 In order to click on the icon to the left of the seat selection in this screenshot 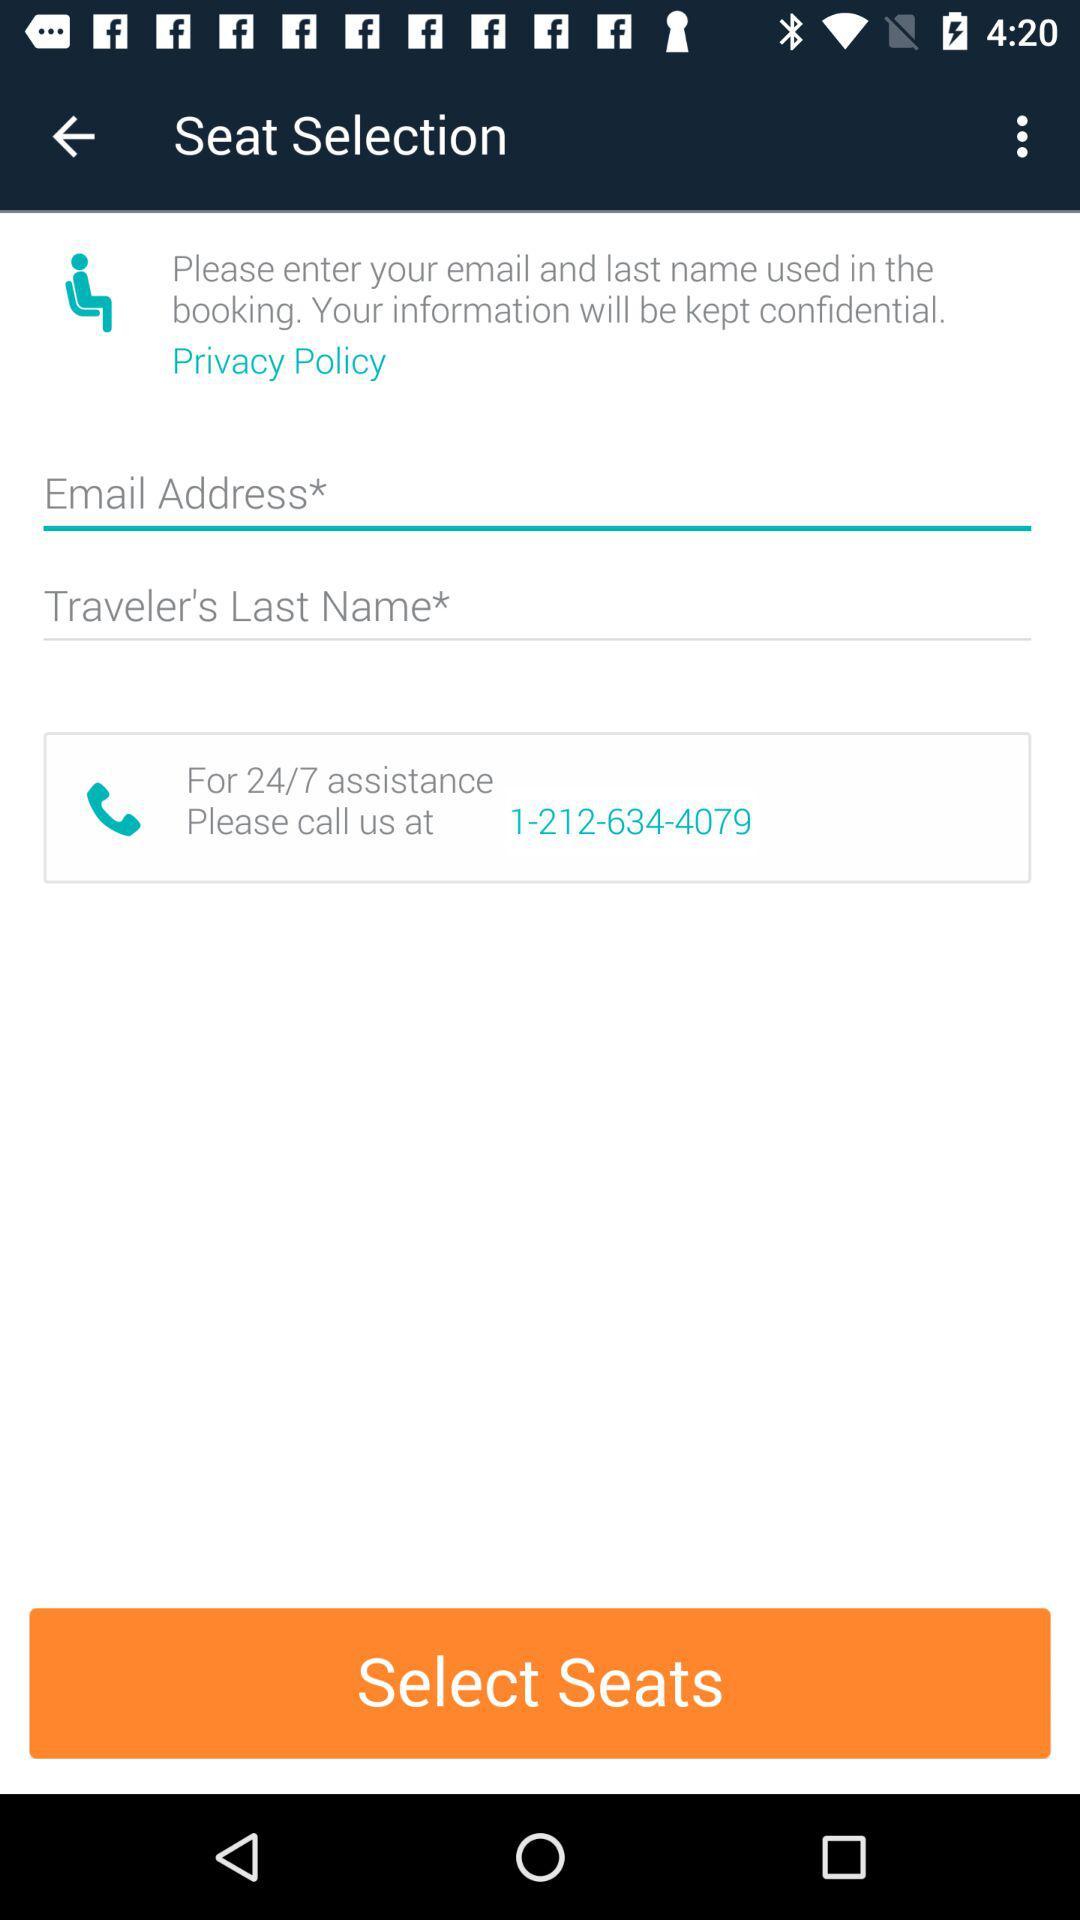, I will do `click(72, 135)`.